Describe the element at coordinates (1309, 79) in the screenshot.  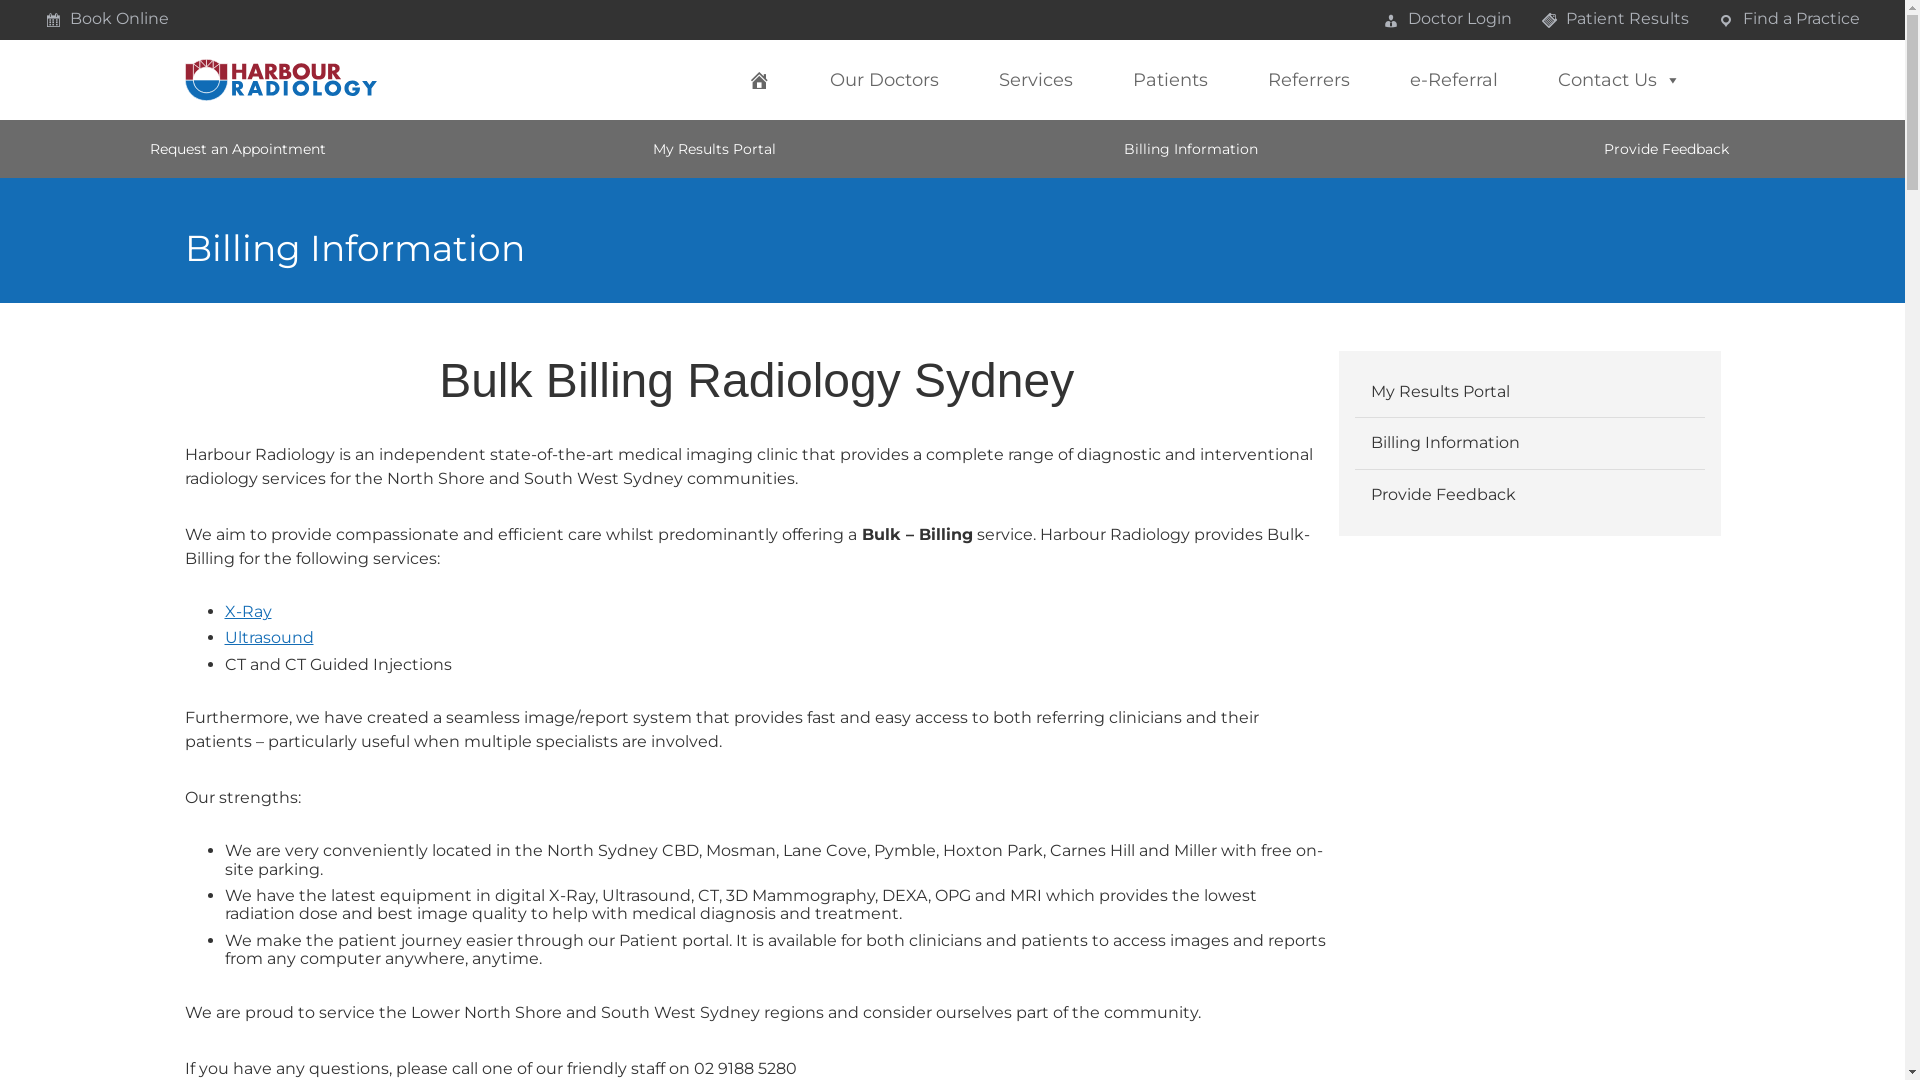
I see `'Referrers'` at that location.